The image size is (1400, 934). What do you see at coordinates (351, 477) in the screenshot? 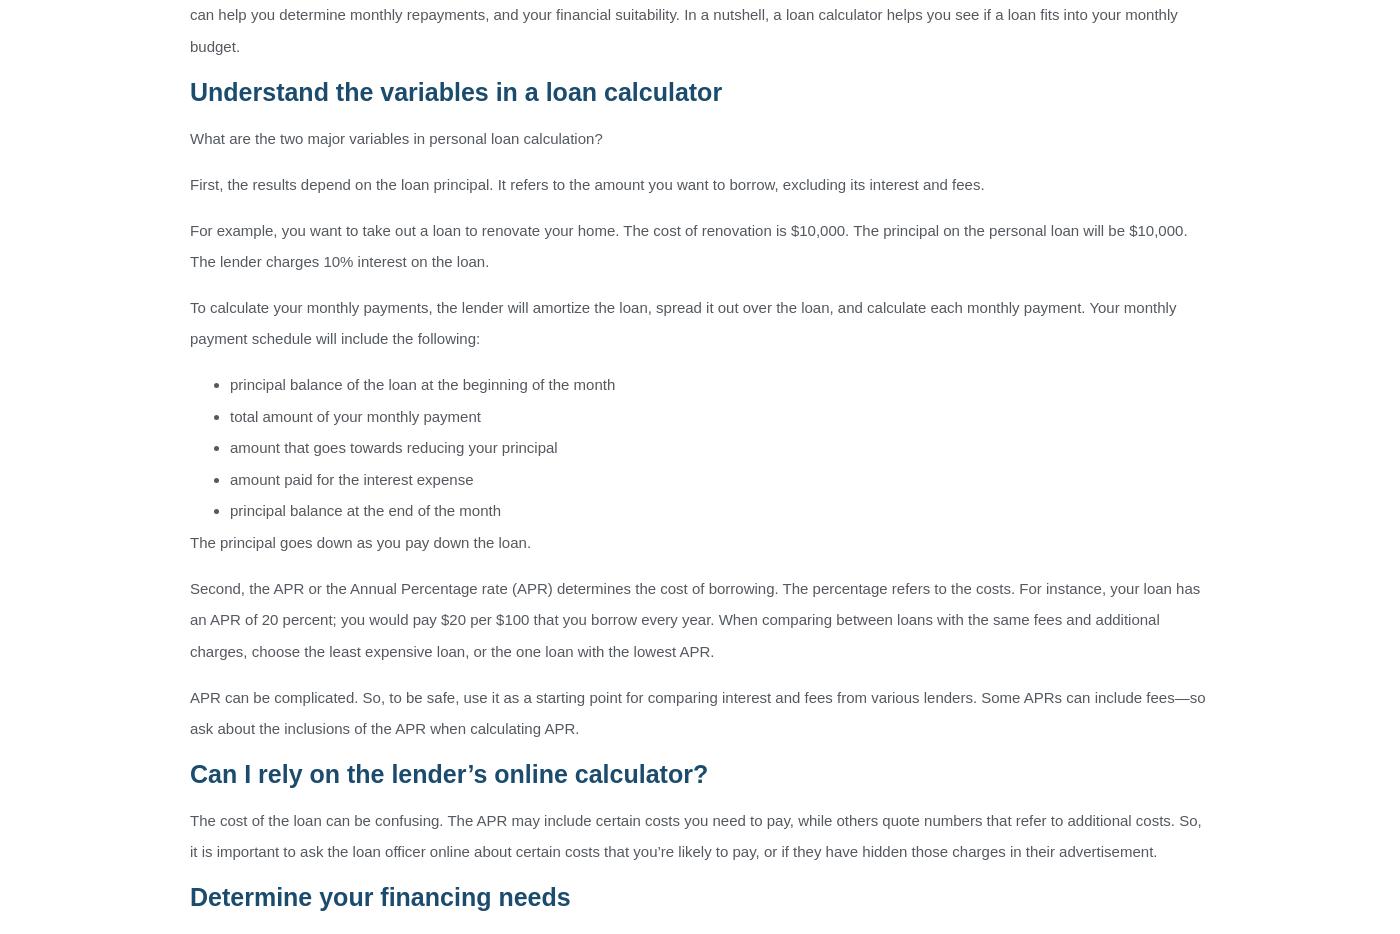
I see `'amount paid for the interest expense'` at bounding box center [351, 477].